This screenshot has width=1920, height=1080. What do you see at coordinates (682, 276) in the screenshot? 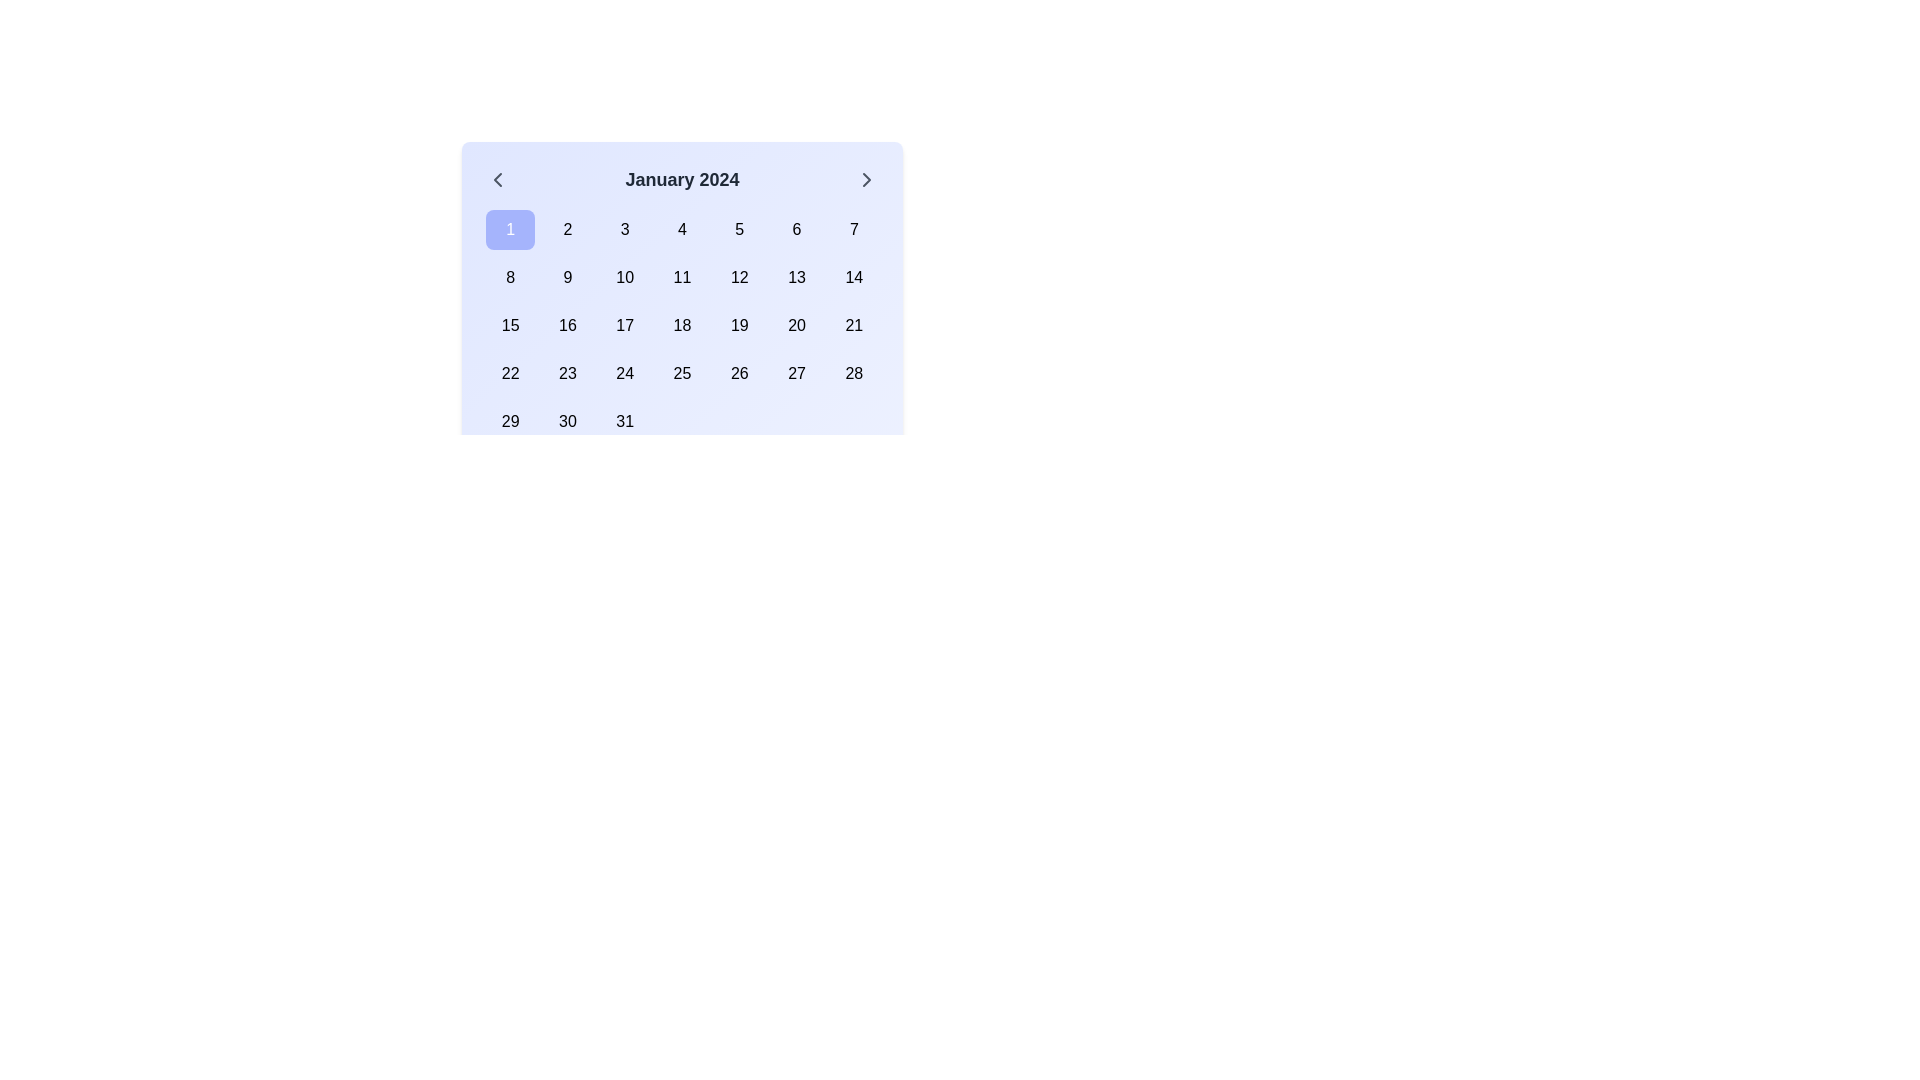
I see `the highlighted date ('1') in the Calendar Widget for January 2024` at bounding box center [682, 276].